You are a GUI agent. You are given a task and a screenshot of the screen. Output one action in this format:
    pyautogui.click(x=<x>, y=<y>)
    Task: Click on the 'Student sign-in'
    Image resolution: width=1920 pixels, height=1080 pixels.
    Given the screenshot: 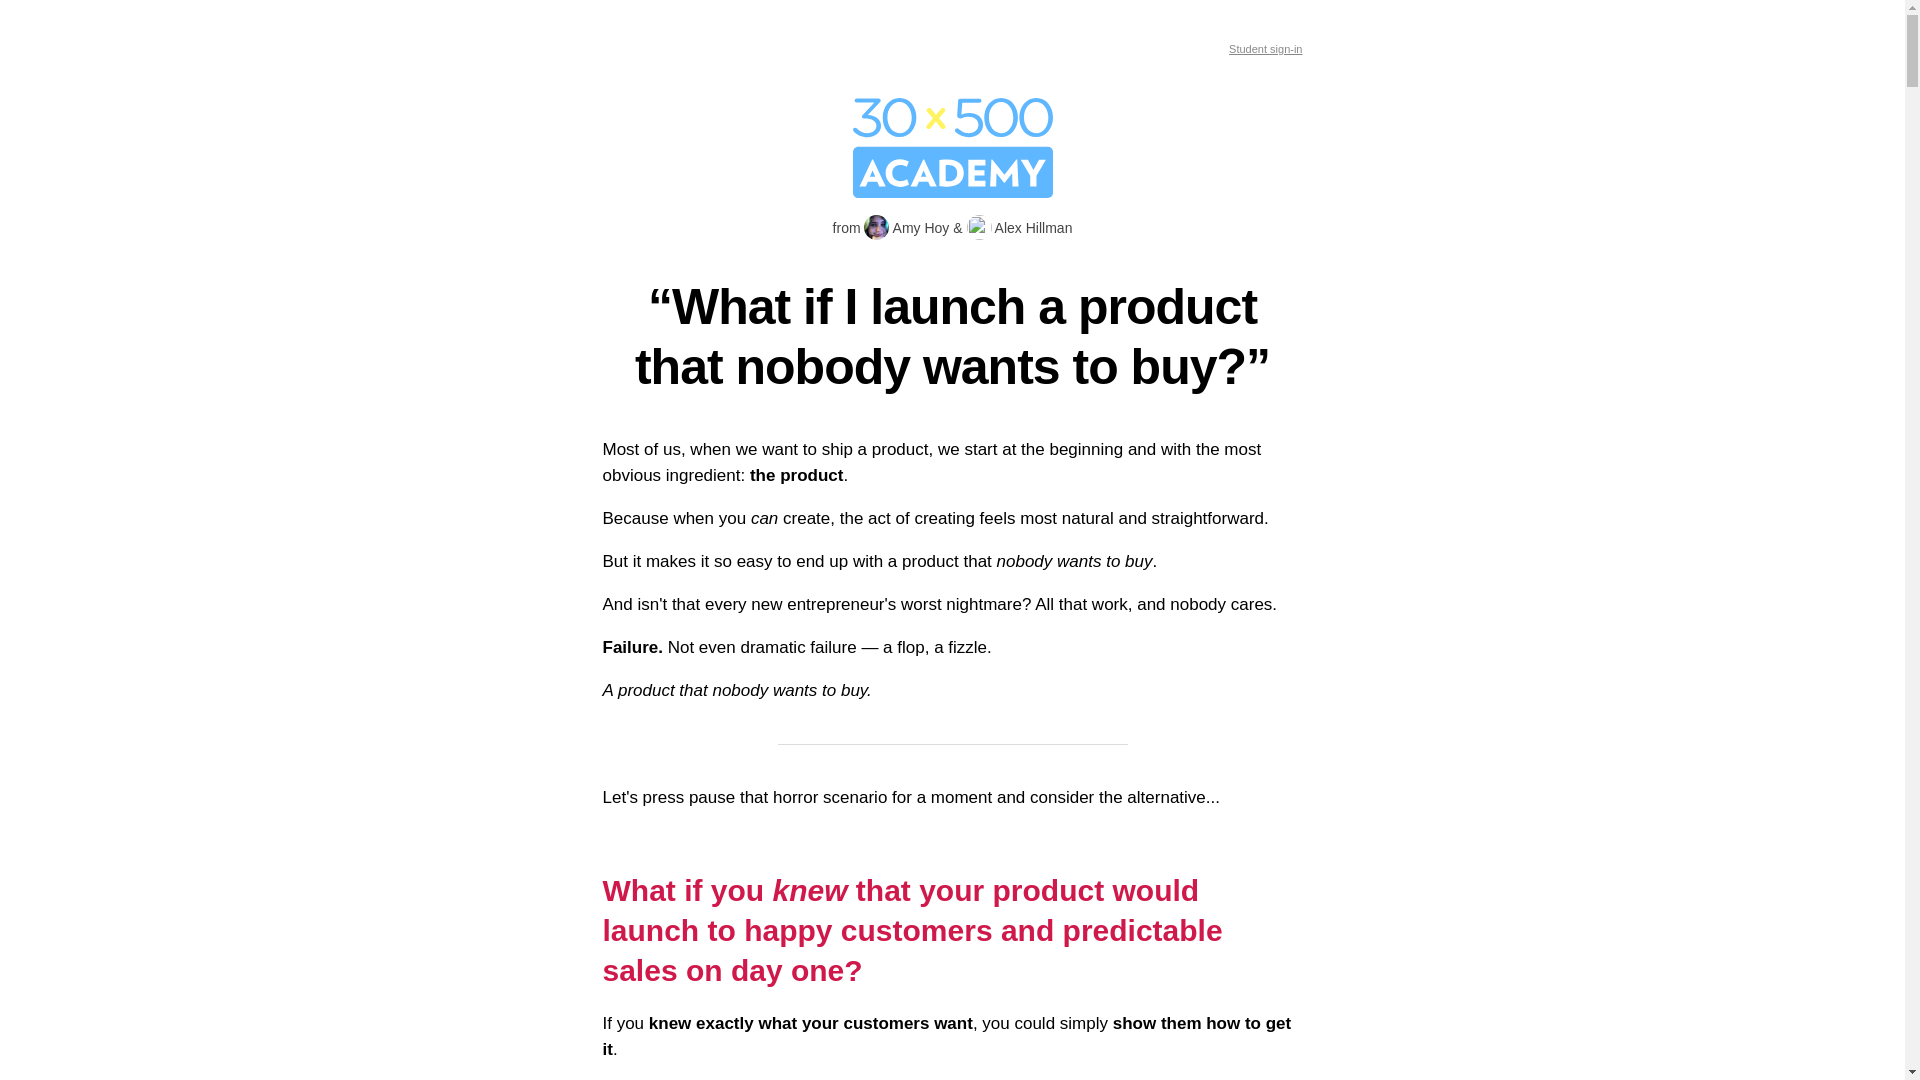 What is the action you would take?
    pyautogui.click(x=1264, y=48)
    